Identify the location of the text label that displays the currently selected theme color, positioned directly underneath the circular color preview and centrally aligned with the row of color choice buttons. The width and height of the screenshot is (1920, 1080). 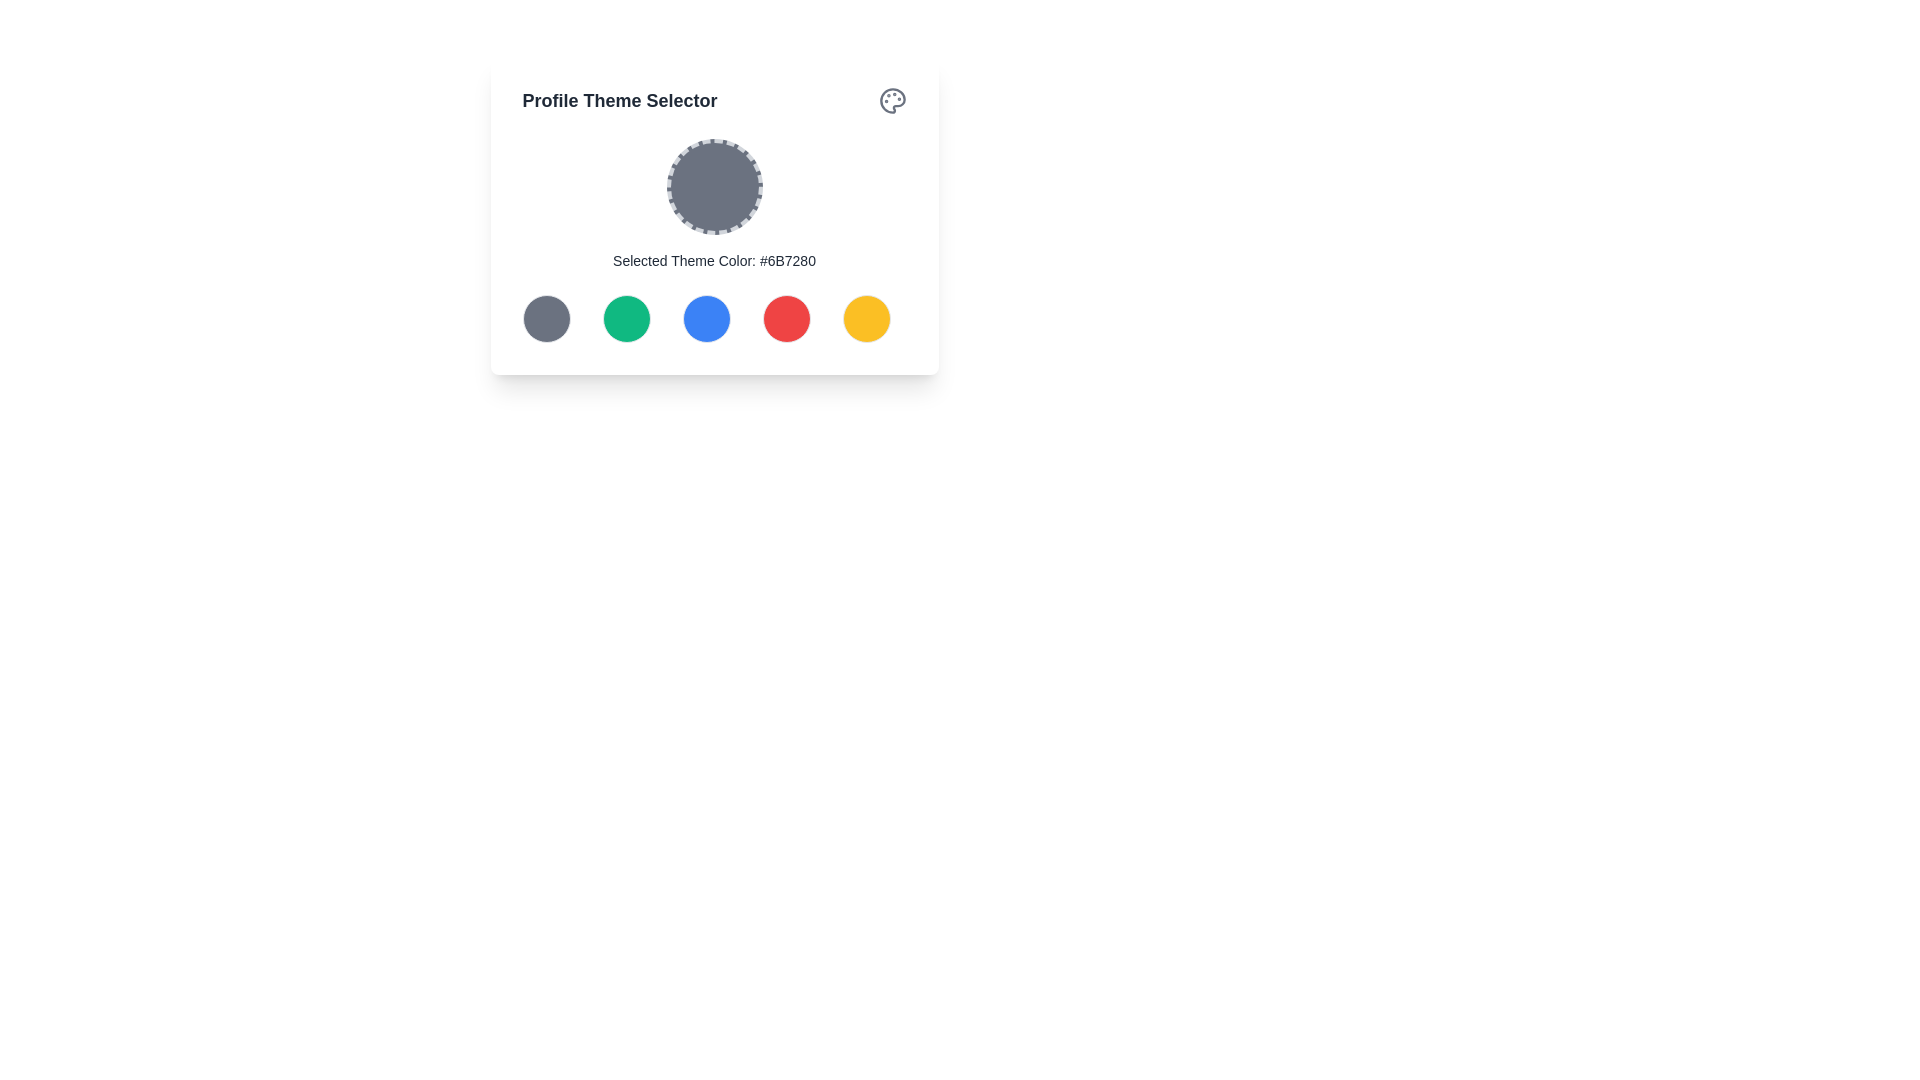
(714, 260).